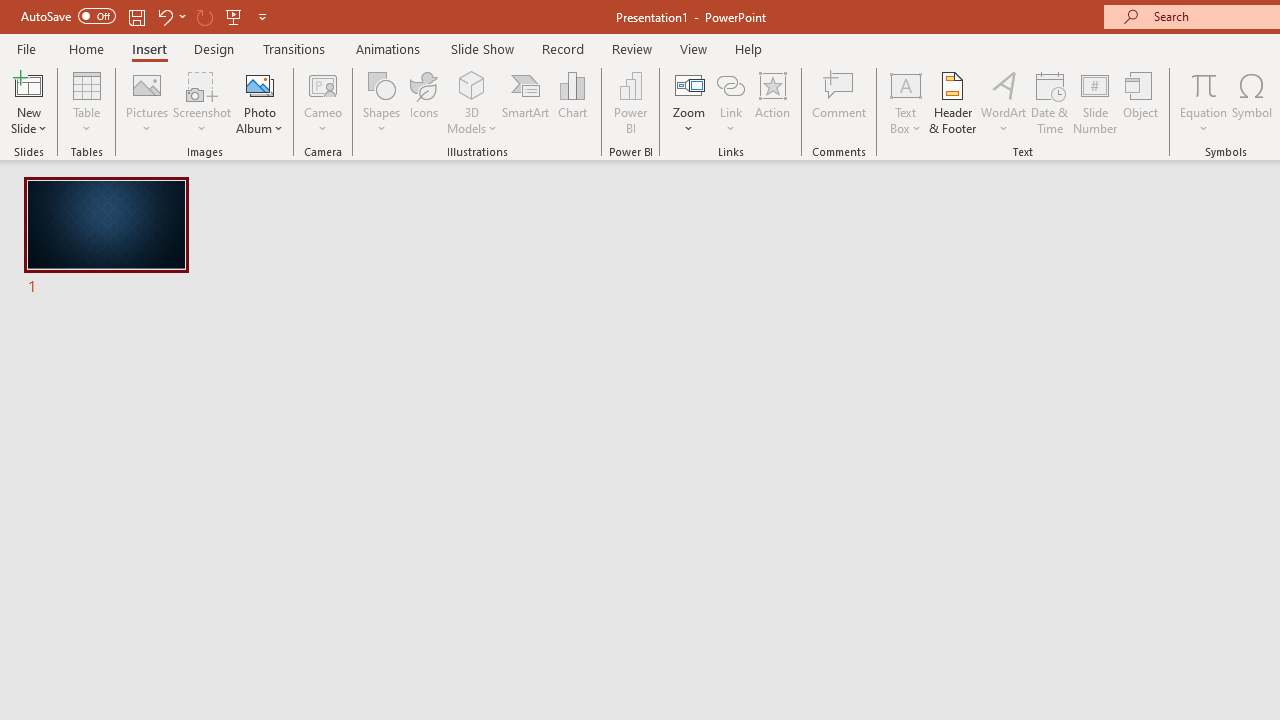 This screenshot has height=720, width=1280. Describe the element at coordinates (471, 103) in the screenshot. I see `'3D Models'` at that location.